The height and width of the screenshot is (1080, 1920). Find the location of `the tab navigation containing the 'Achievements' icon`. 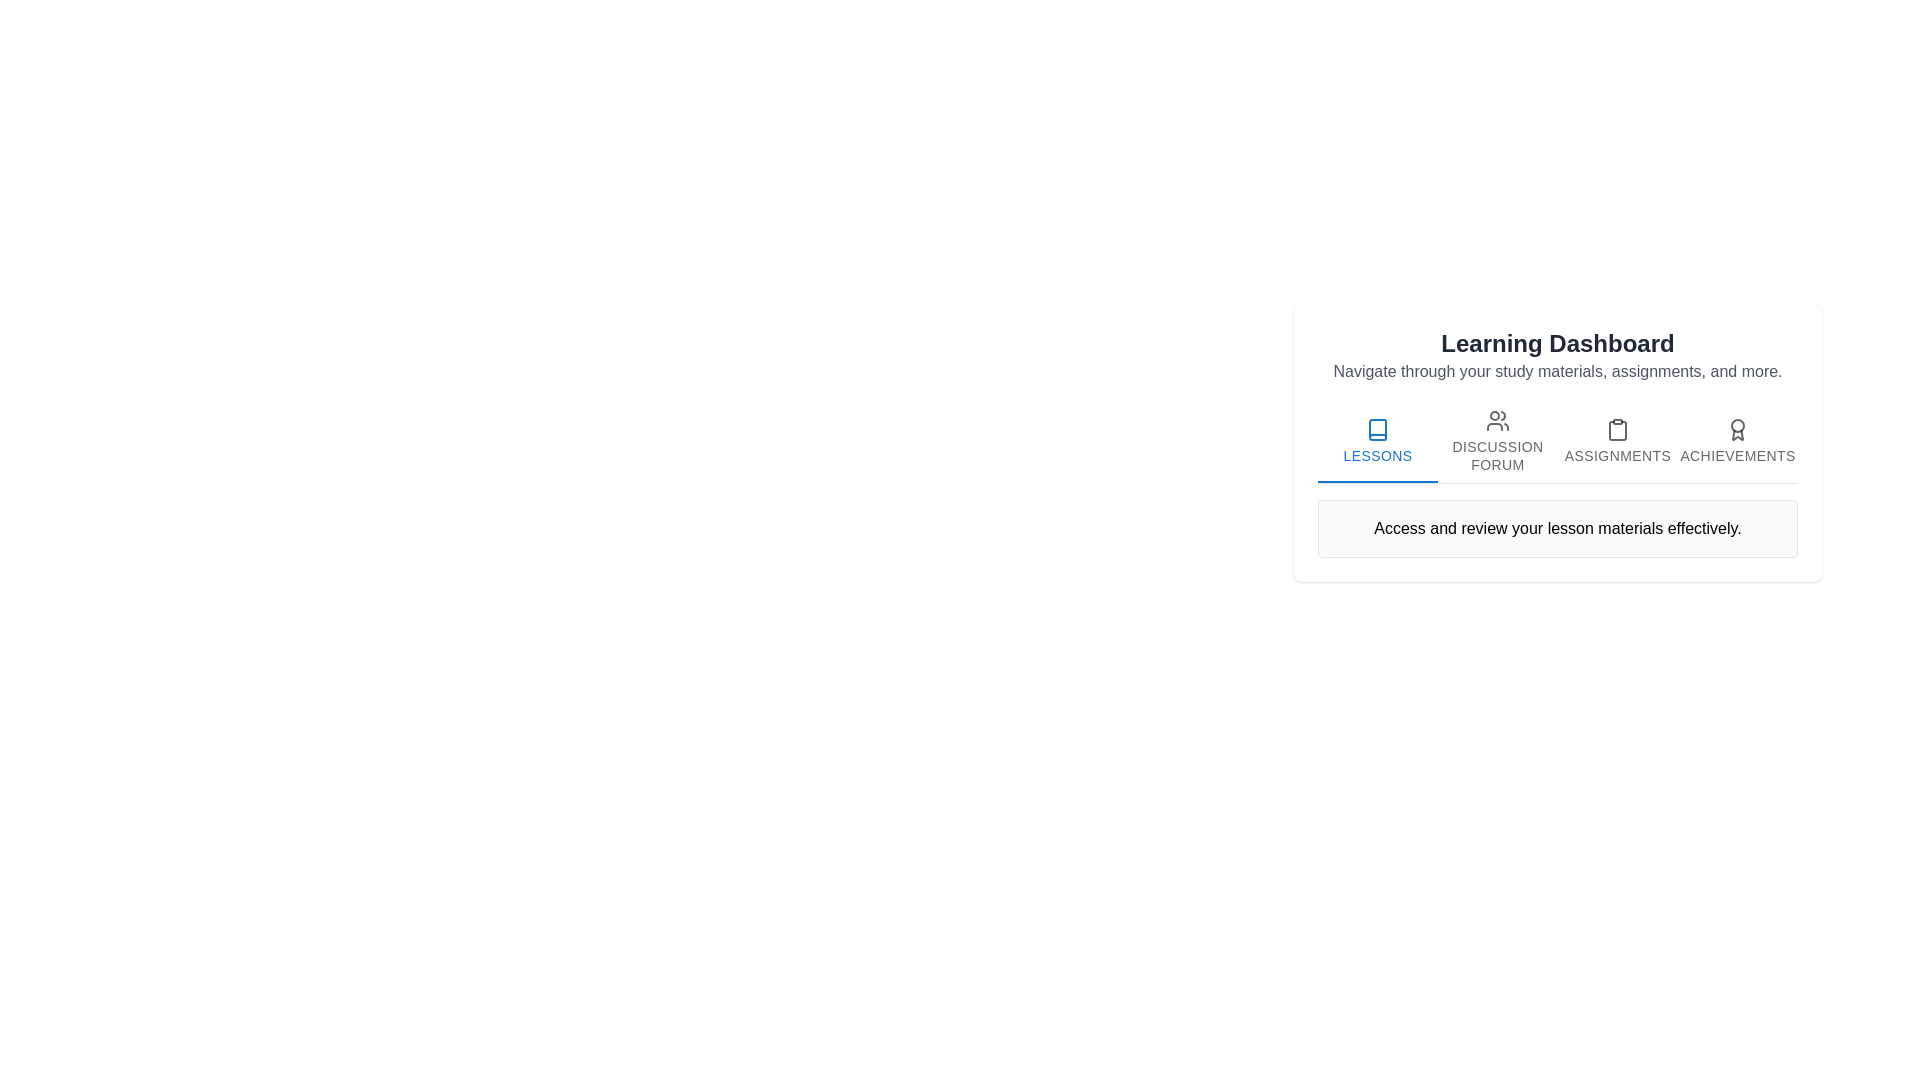

the tab navigation containing the 'Achievements' icon is located at coordinates (1736, 427).